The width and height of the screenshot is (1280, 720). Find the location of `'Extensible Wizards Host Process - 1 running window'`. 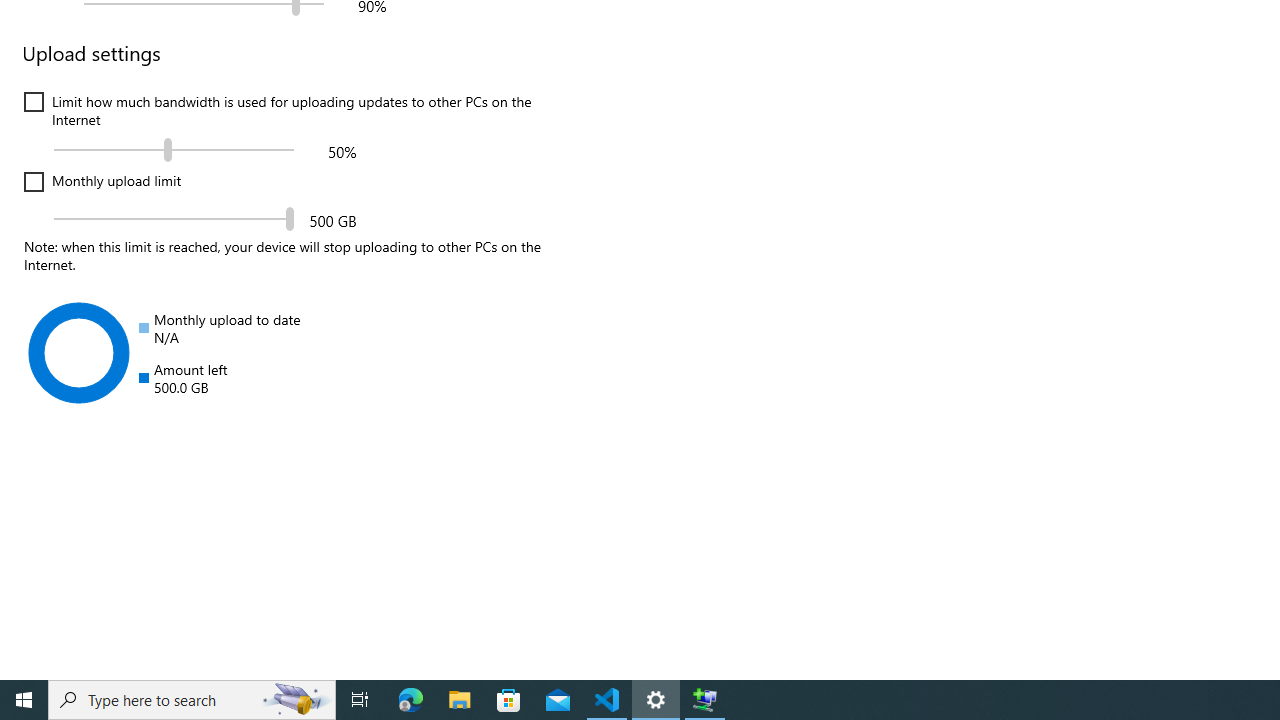

'Extensible Wizards Host Process - 1 running window' is located at coordinates (705, 698).